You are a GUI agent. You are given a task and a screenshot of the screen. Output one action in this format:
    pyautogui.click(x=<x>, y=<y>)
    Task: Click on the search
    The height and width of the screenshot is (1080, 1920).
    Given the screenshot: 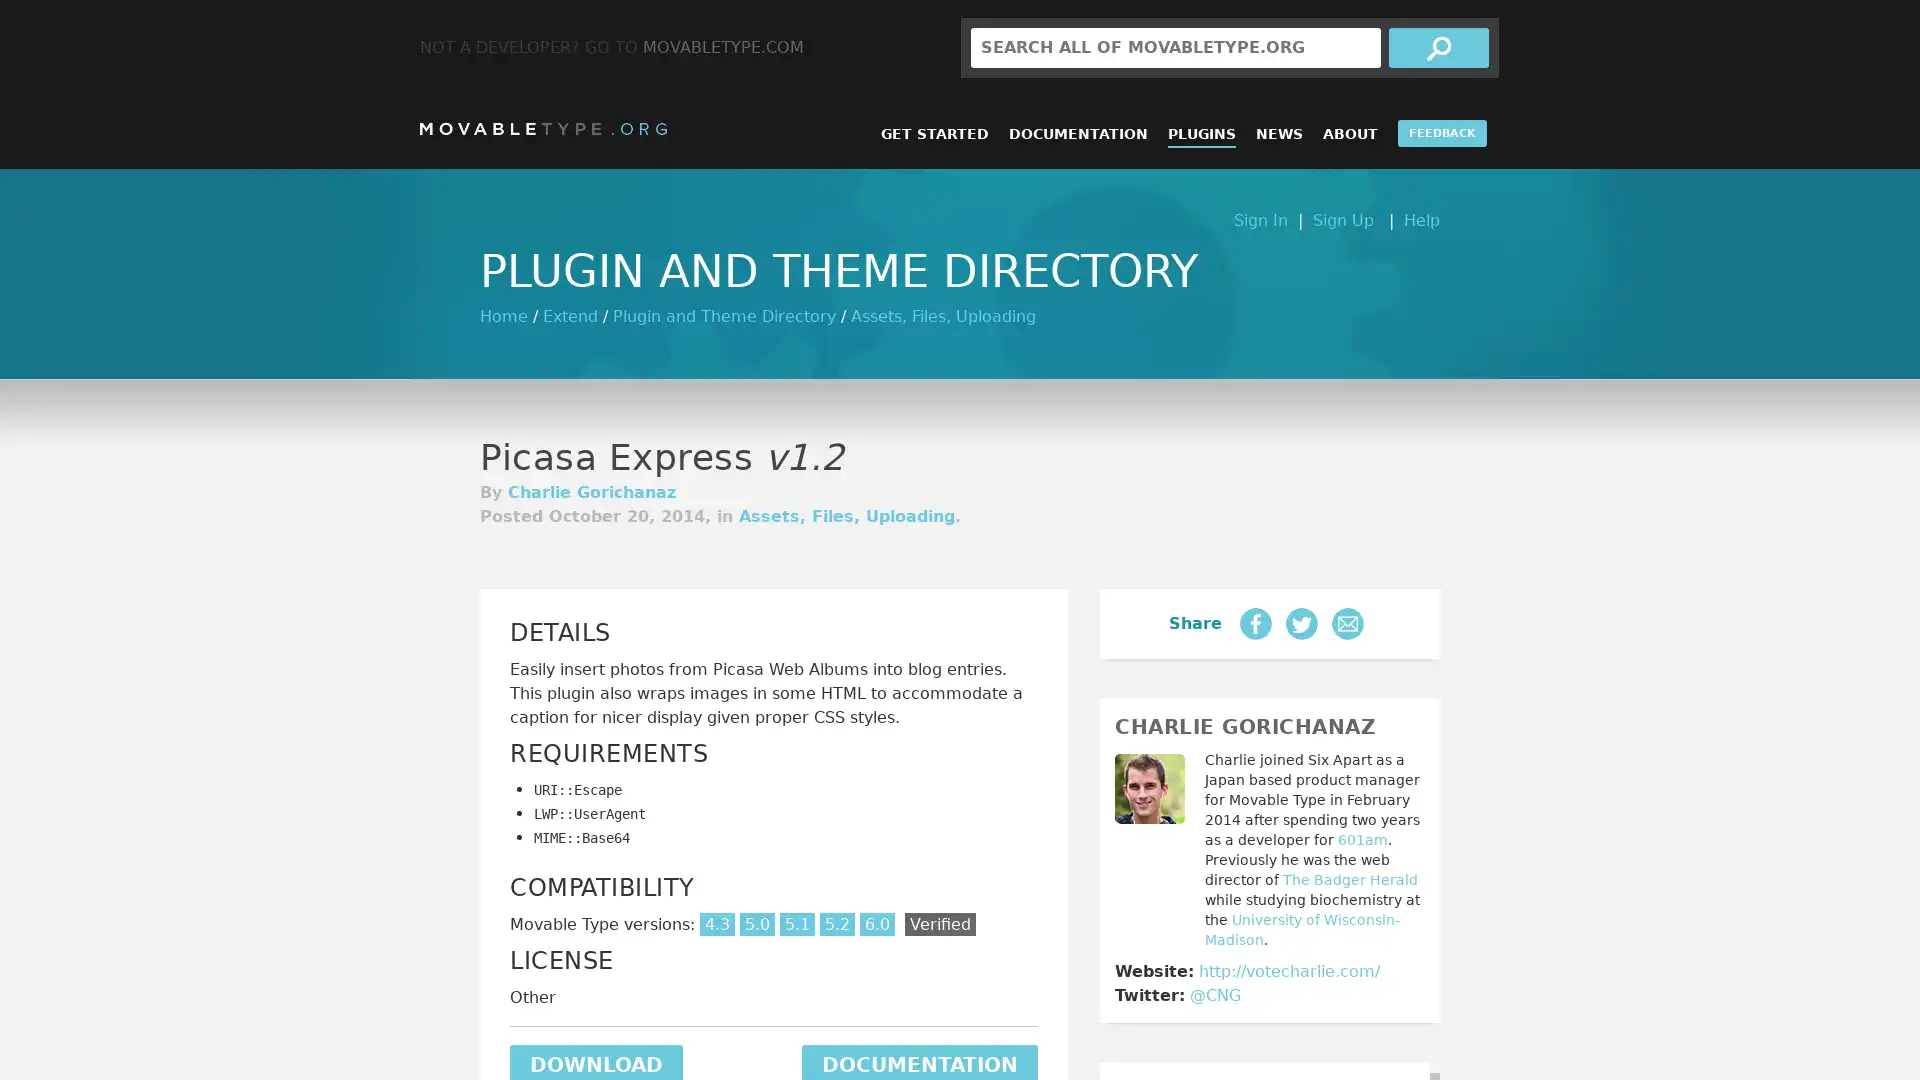 What is the action you would take?
    pyautogui.click(x=1438, y=46)
    